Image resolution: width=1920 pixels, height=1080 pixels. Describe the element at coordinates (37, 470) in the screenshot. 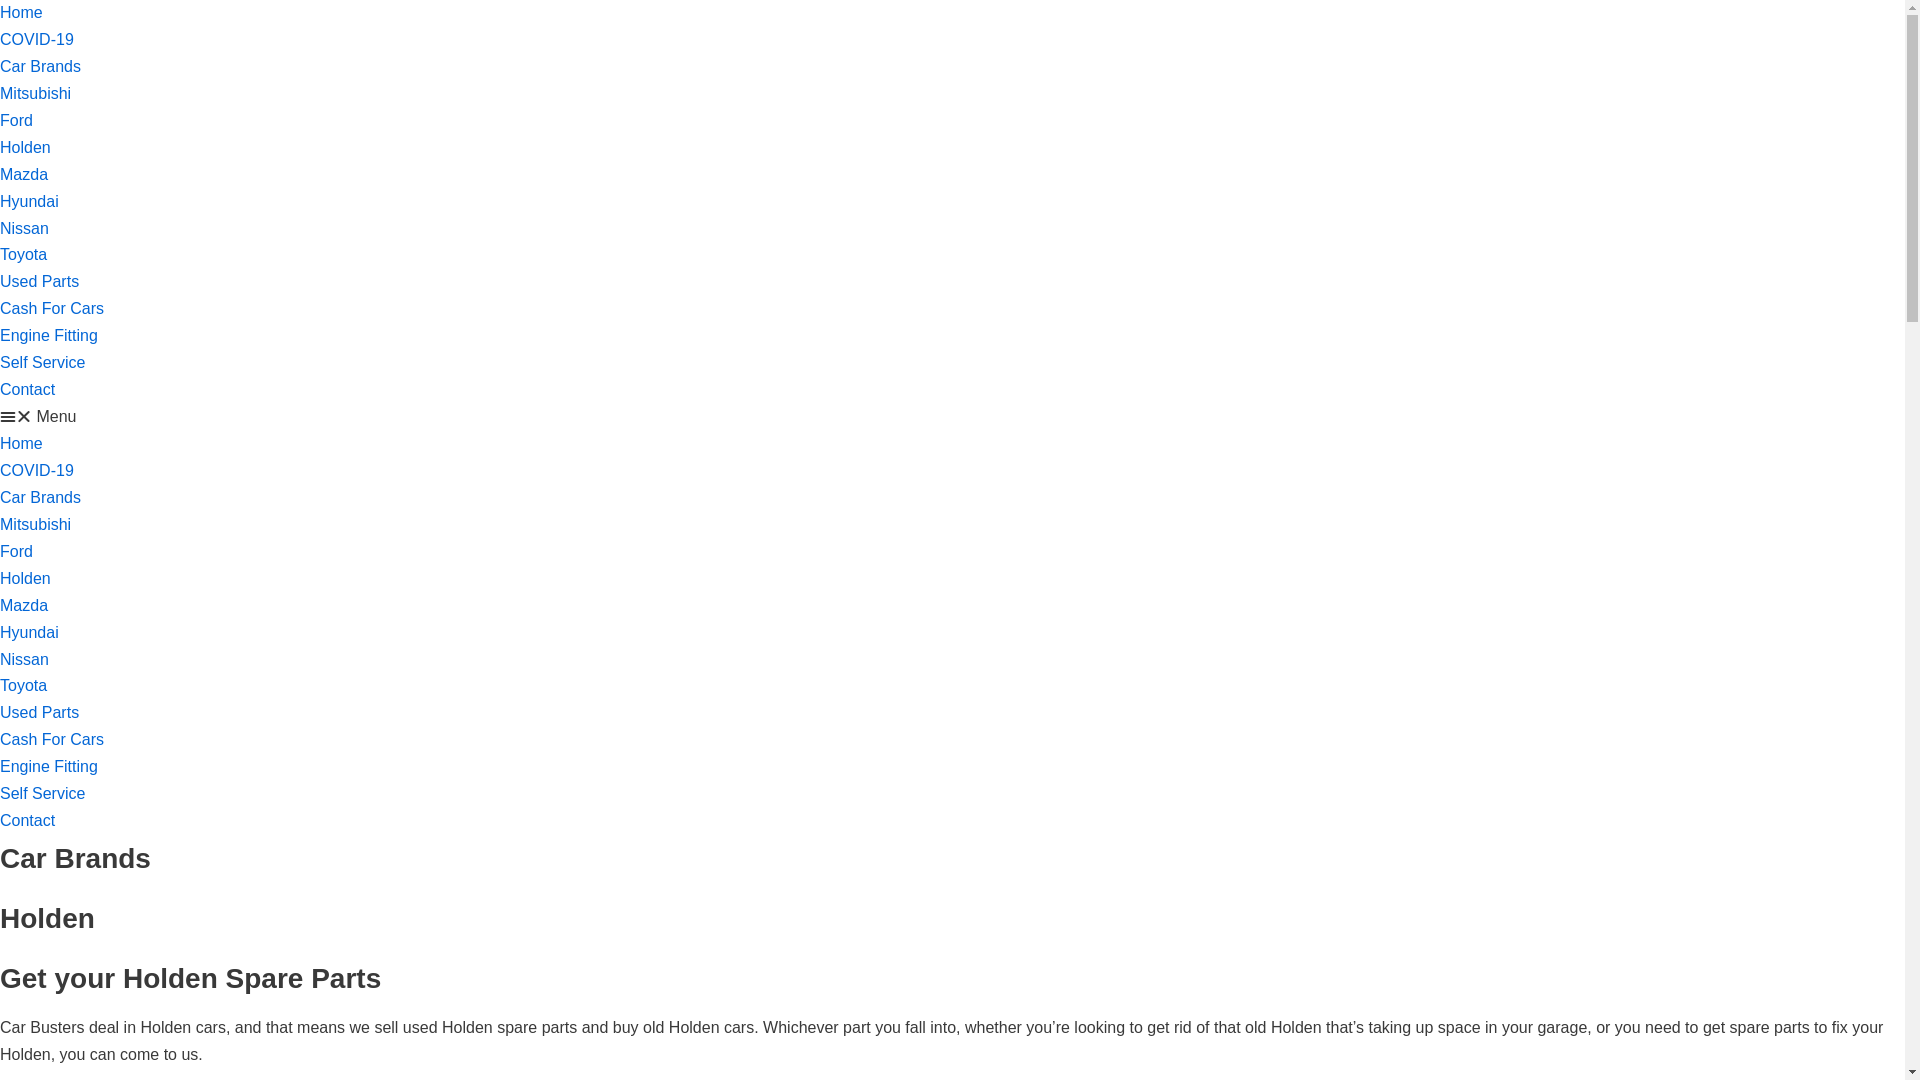

I see `'COVID-19'` at that location.